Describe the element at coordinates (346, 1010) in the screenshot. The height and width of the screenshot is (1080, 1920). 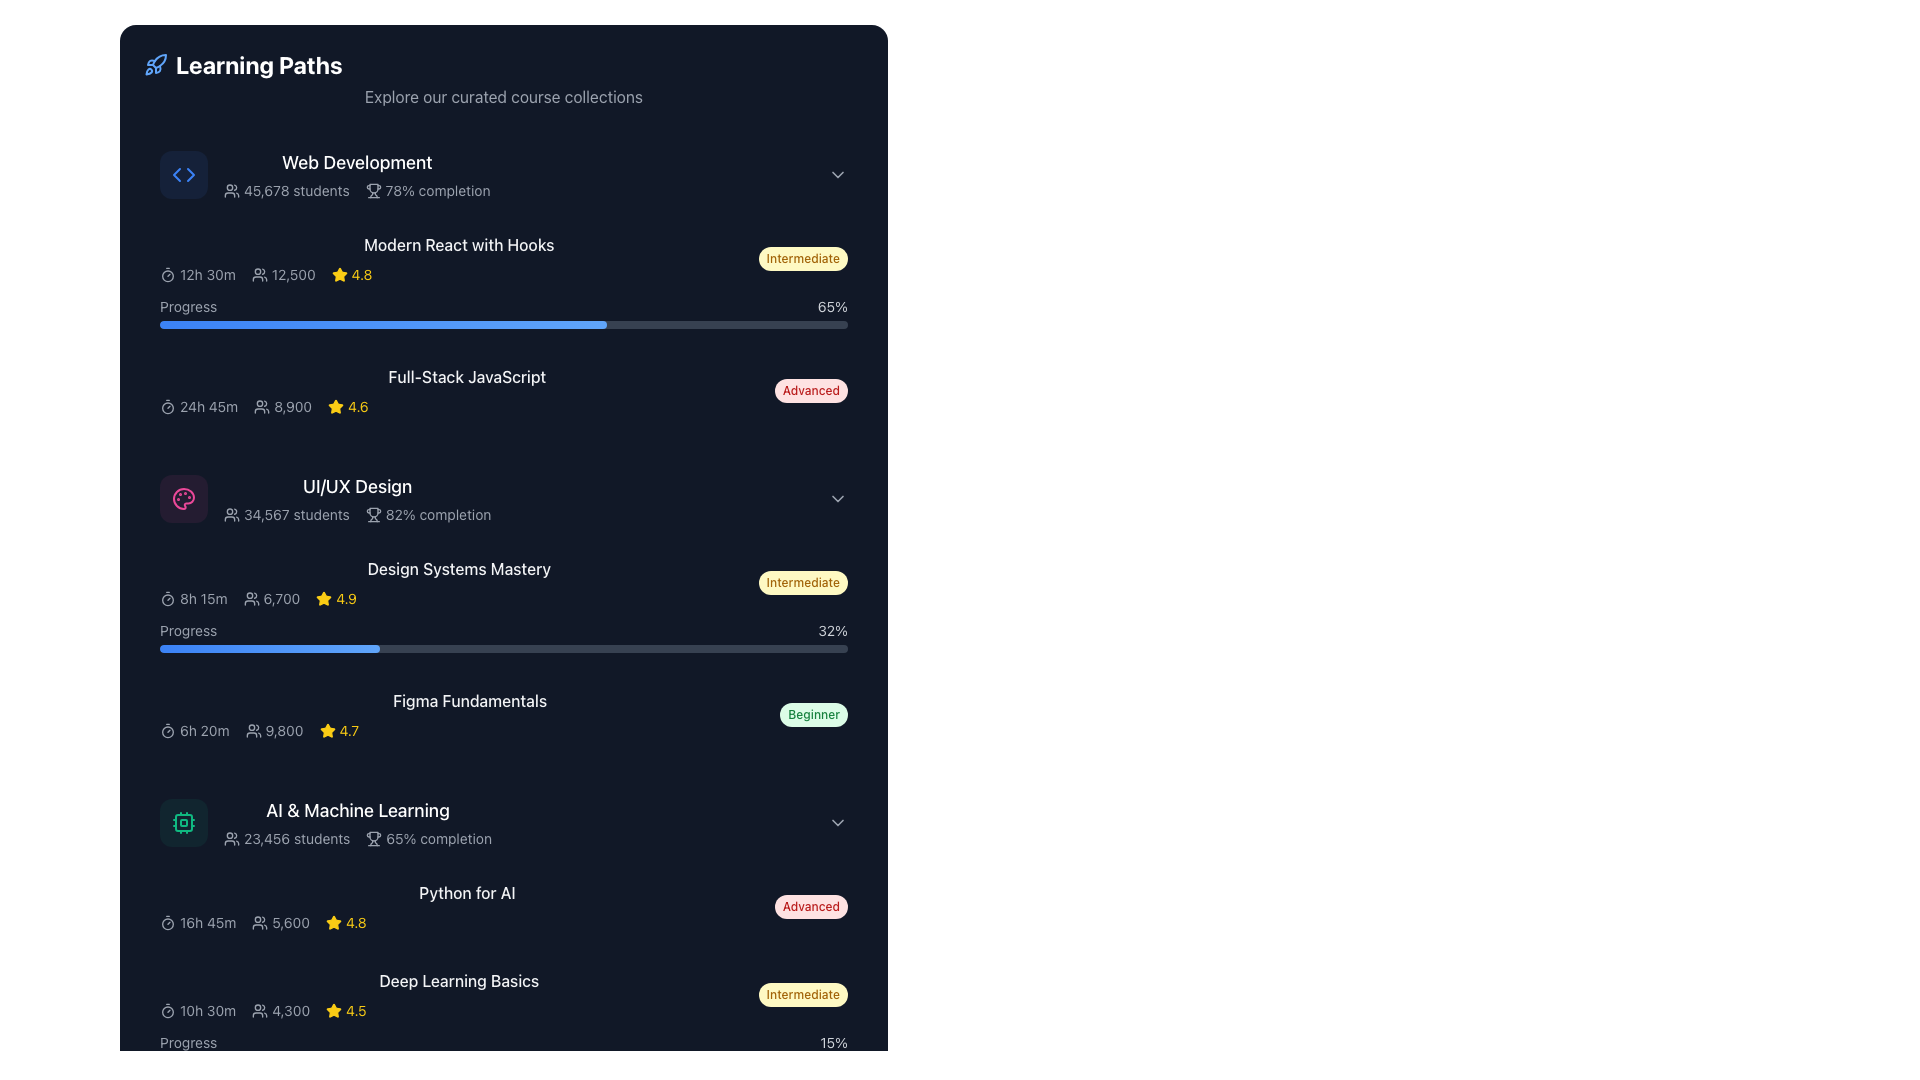
I see `the Rating Display for the course 'Deep Learning Basics', which shows the average user rating and is located in the lower-right portion of the course details section` at that location.